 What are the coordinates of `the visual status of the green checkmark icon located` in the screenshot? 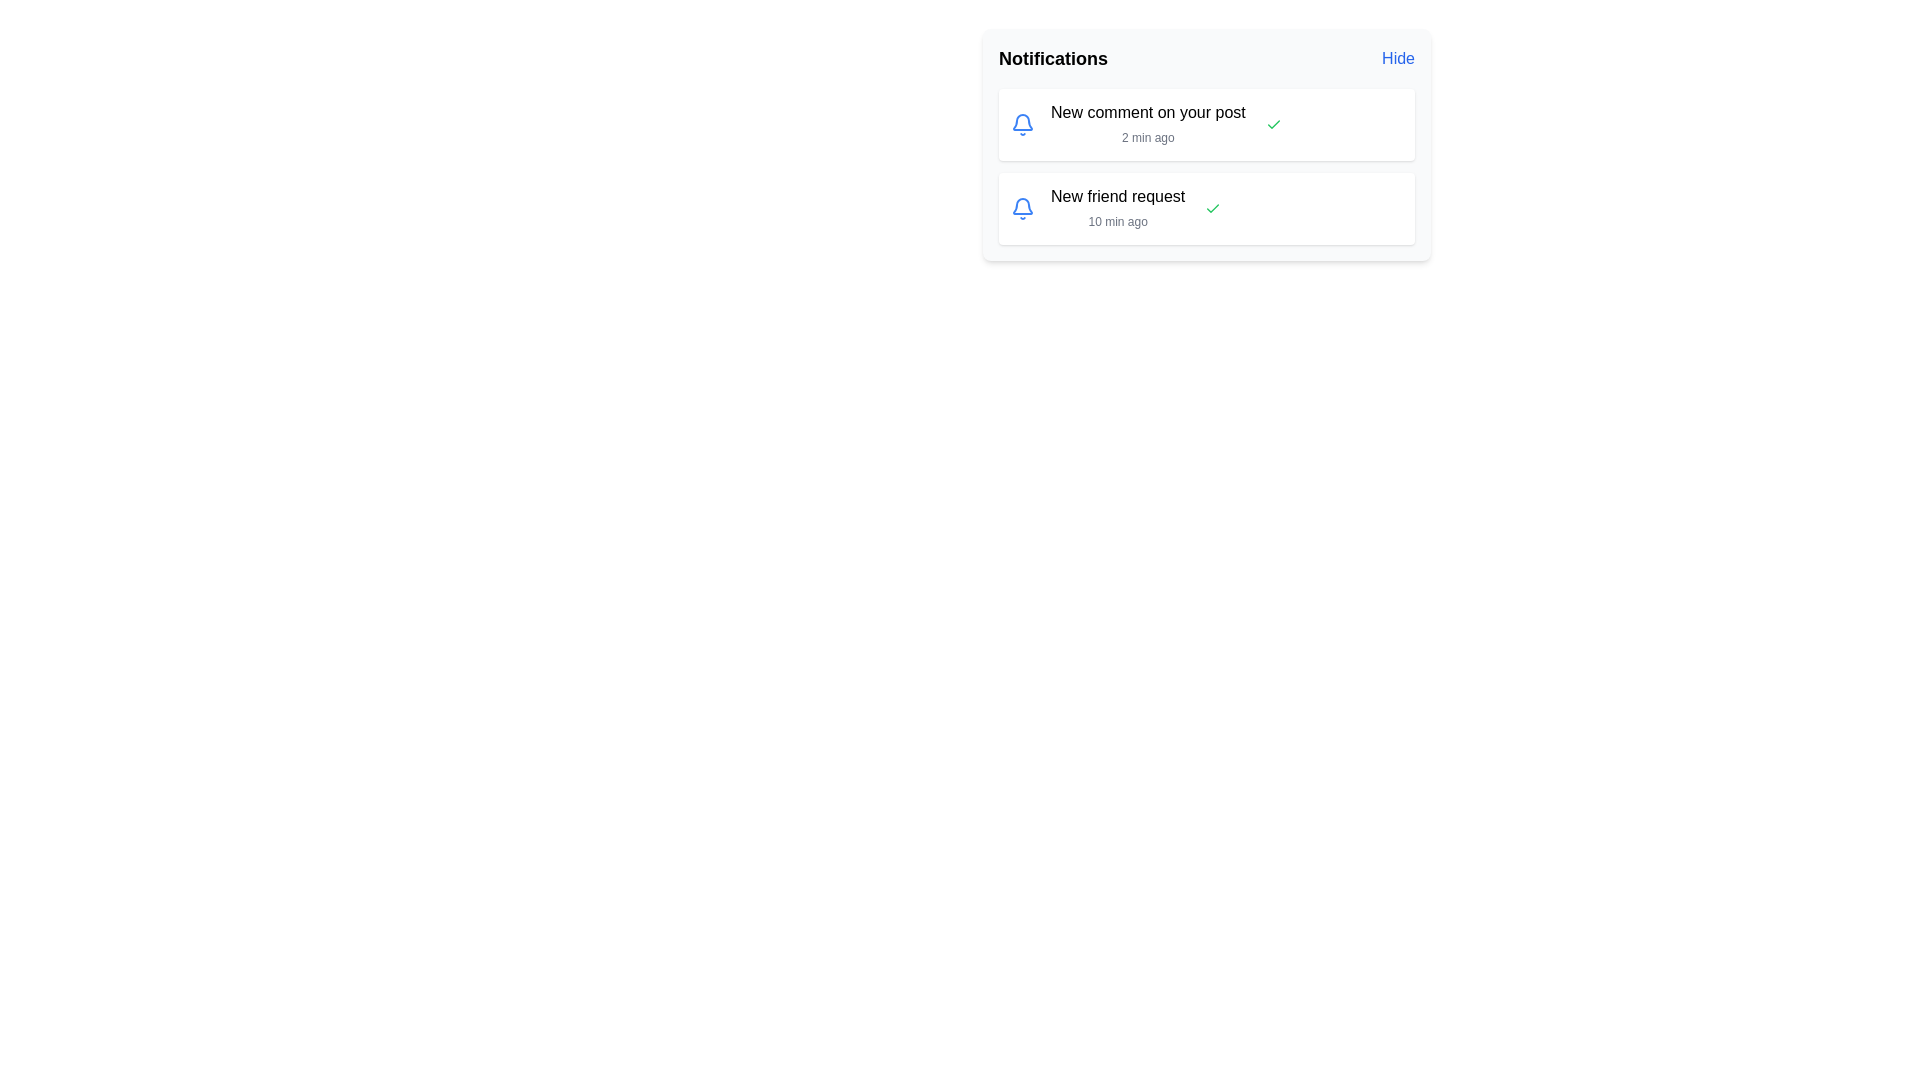 It's located at (1272, 124).